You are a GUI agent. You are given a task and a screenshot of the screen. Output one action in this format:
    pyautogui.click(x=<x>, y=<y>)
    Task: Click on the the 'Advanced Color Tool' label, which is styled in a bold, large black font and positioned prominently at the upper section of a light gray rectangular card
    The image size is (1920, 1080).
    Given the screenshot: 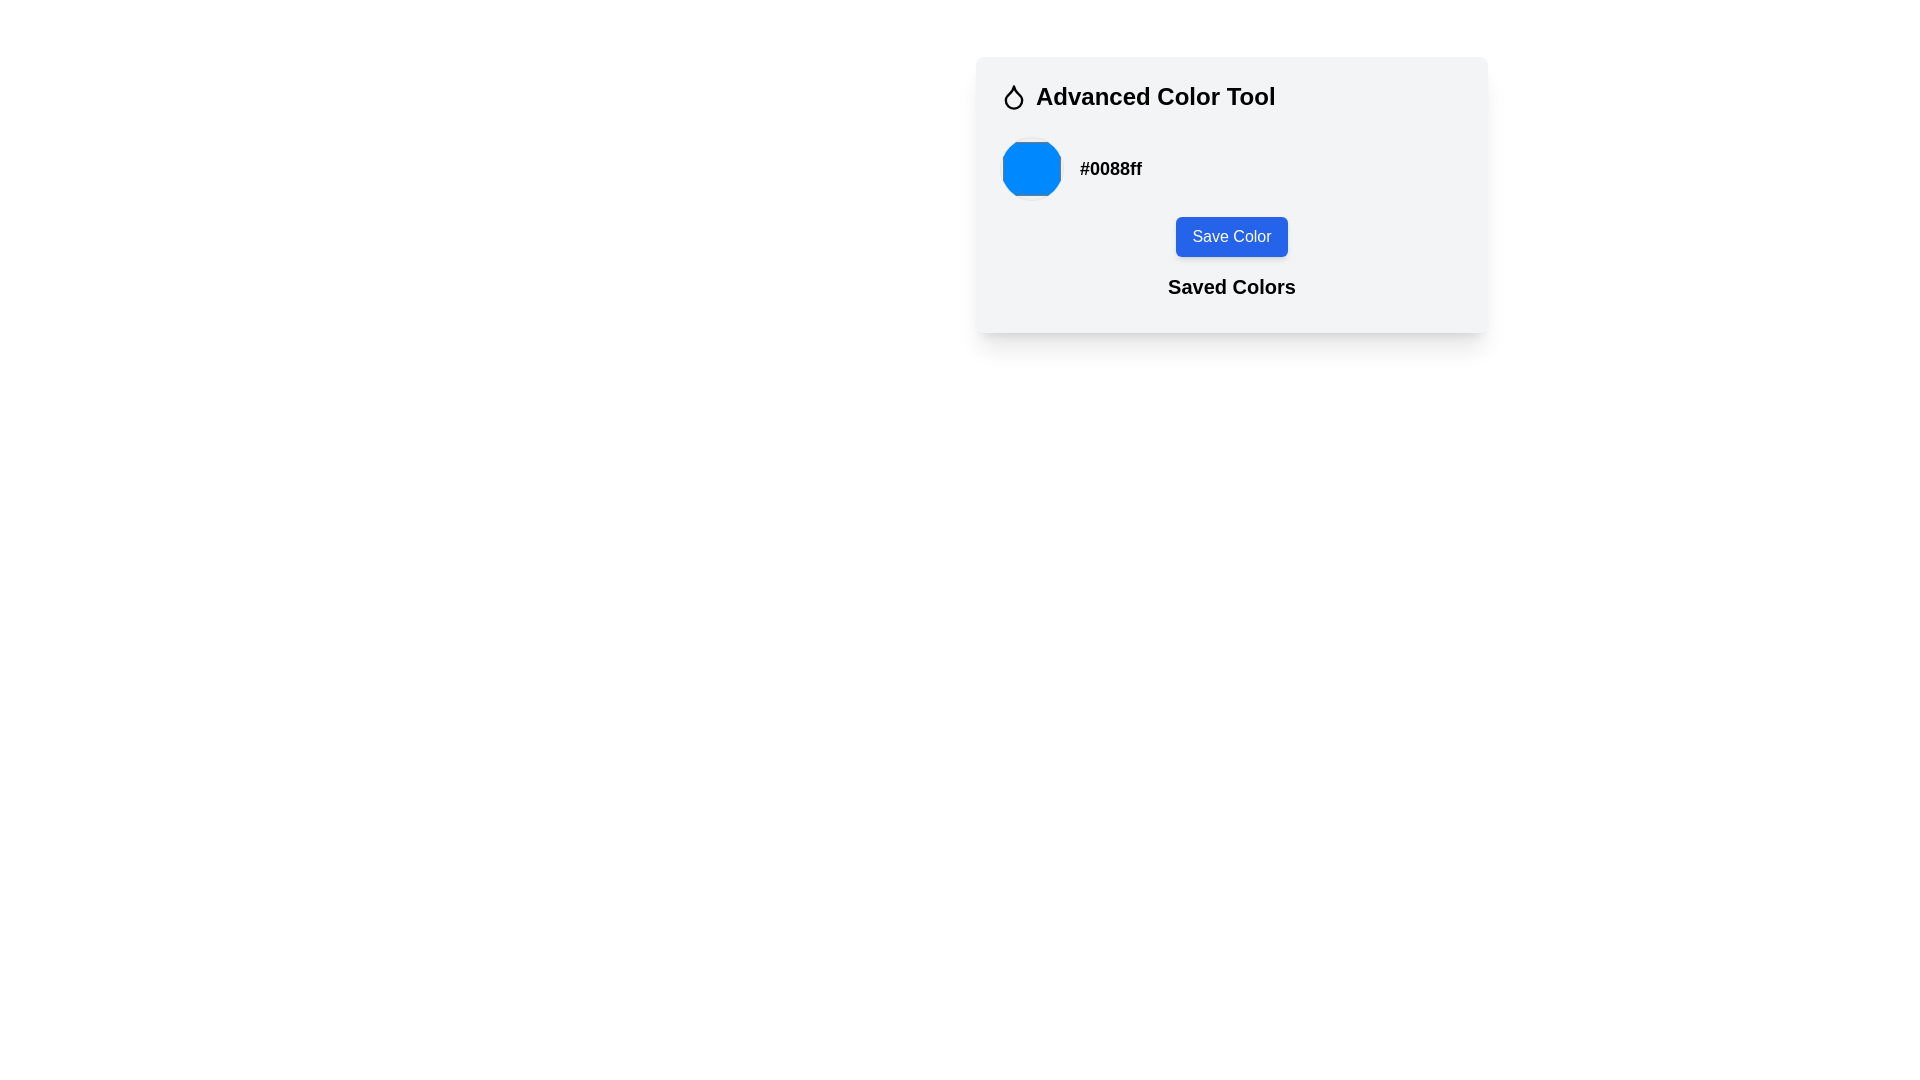 What is the action you would take?
    pyautogui.click(x=1155, y=96)
    